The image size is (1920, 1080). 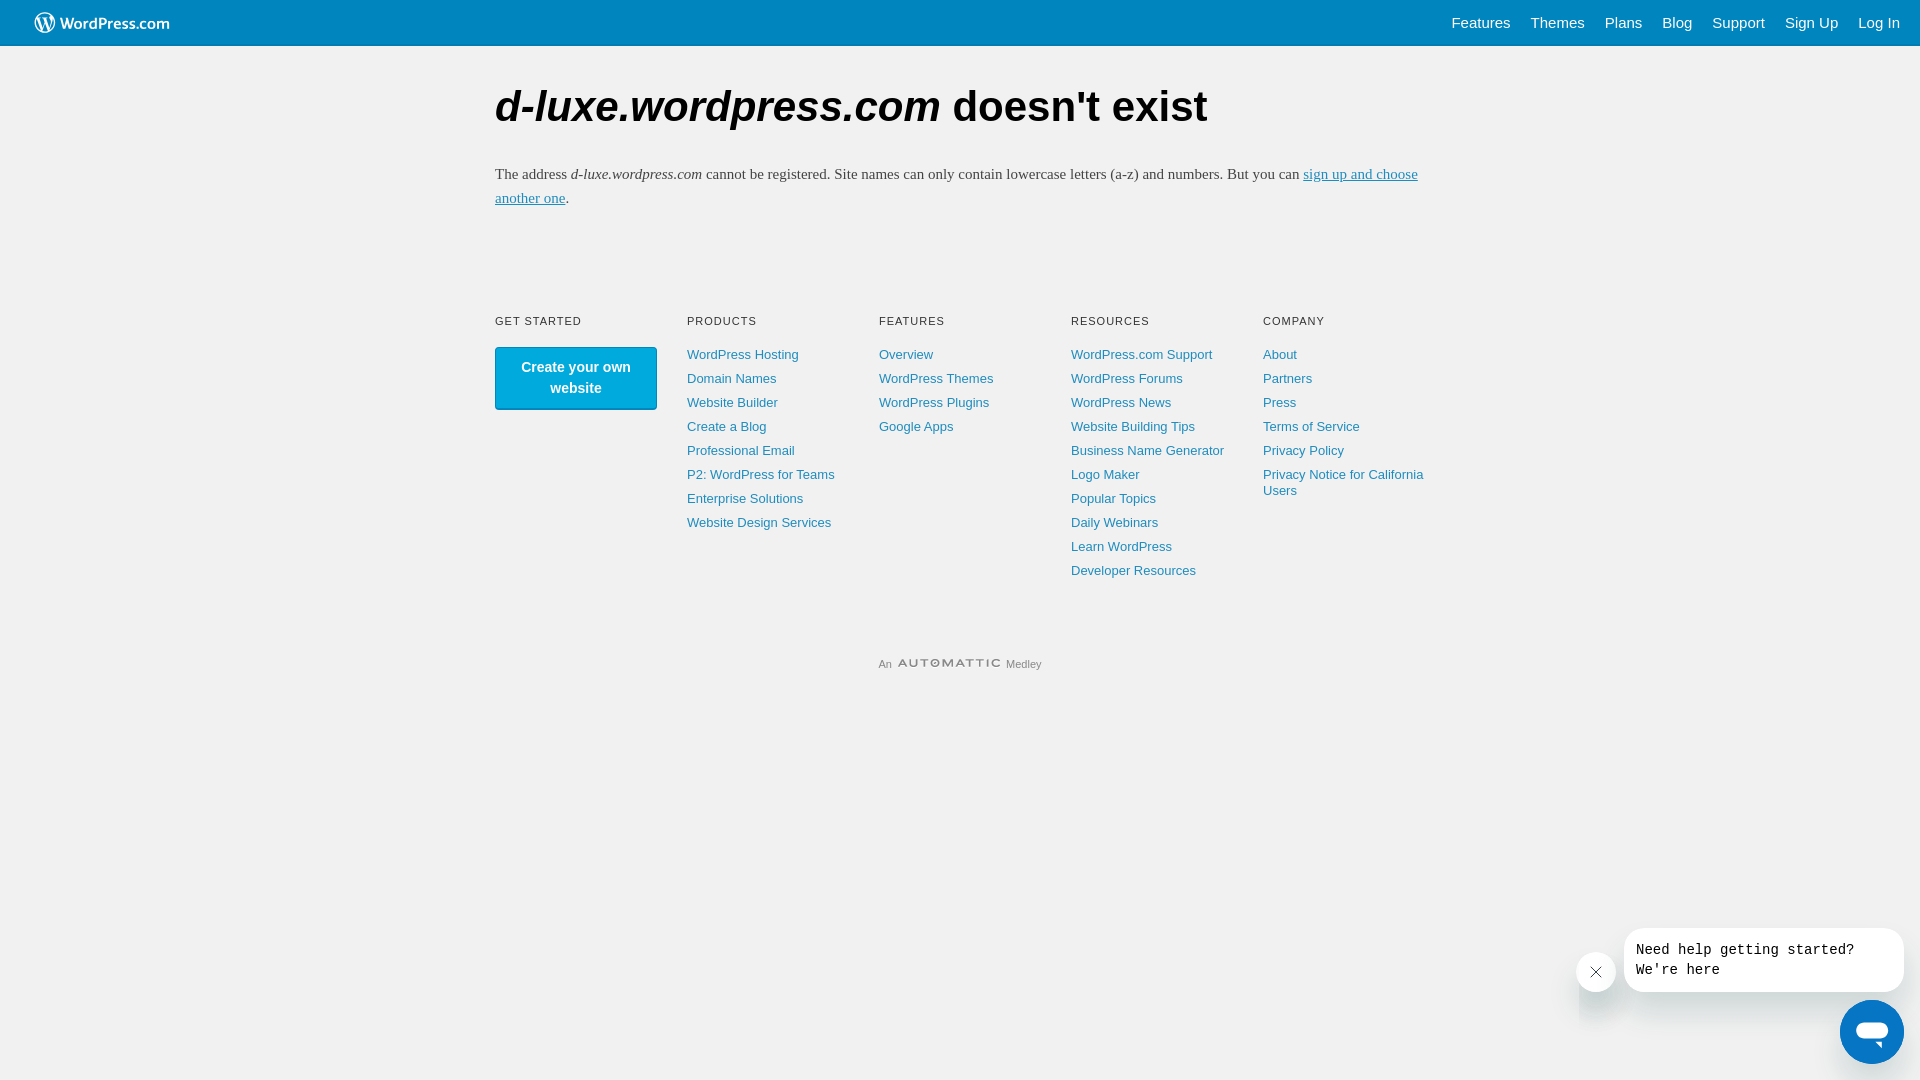 What do you see at coordinates (1104, 474) in the screenshot?
I see `'Logo Maker'` at bounding box center [1104, 474].